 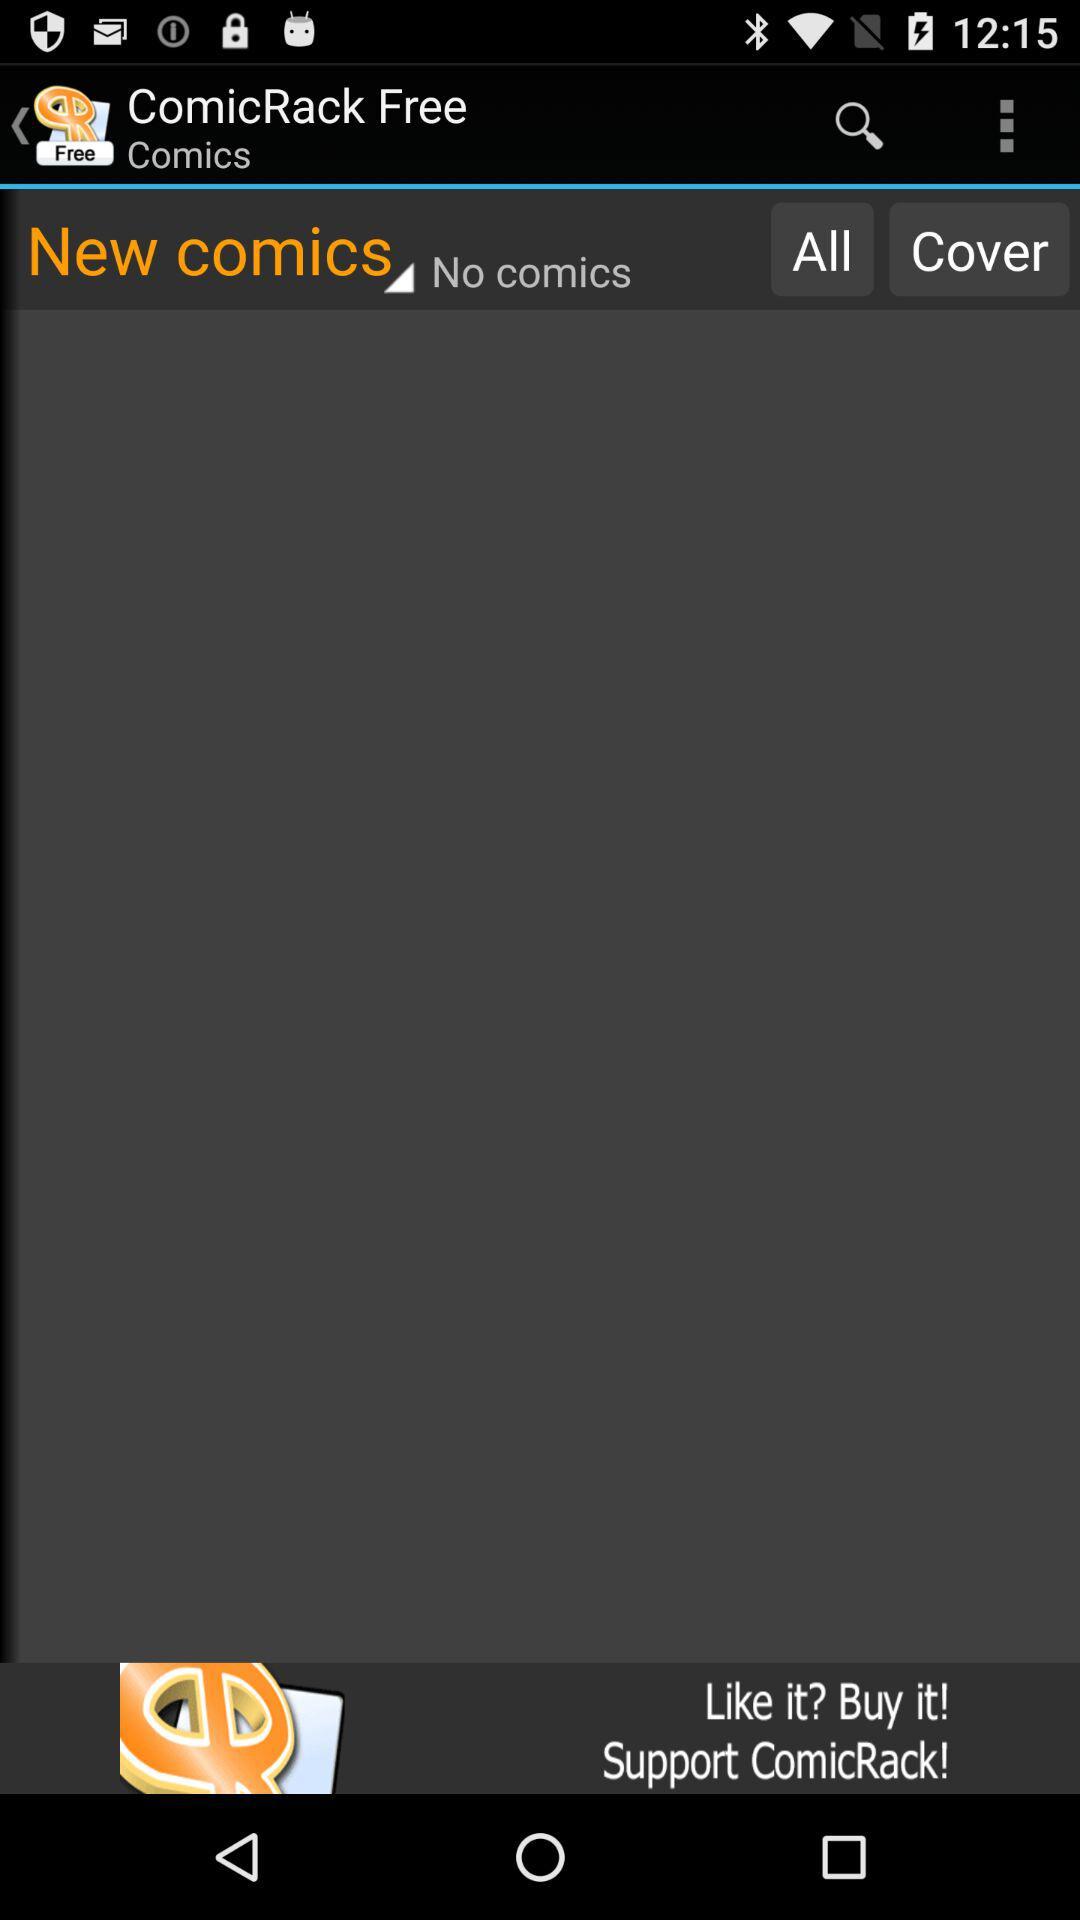 I want to click on advertisement, so click(x=540, y=1727).